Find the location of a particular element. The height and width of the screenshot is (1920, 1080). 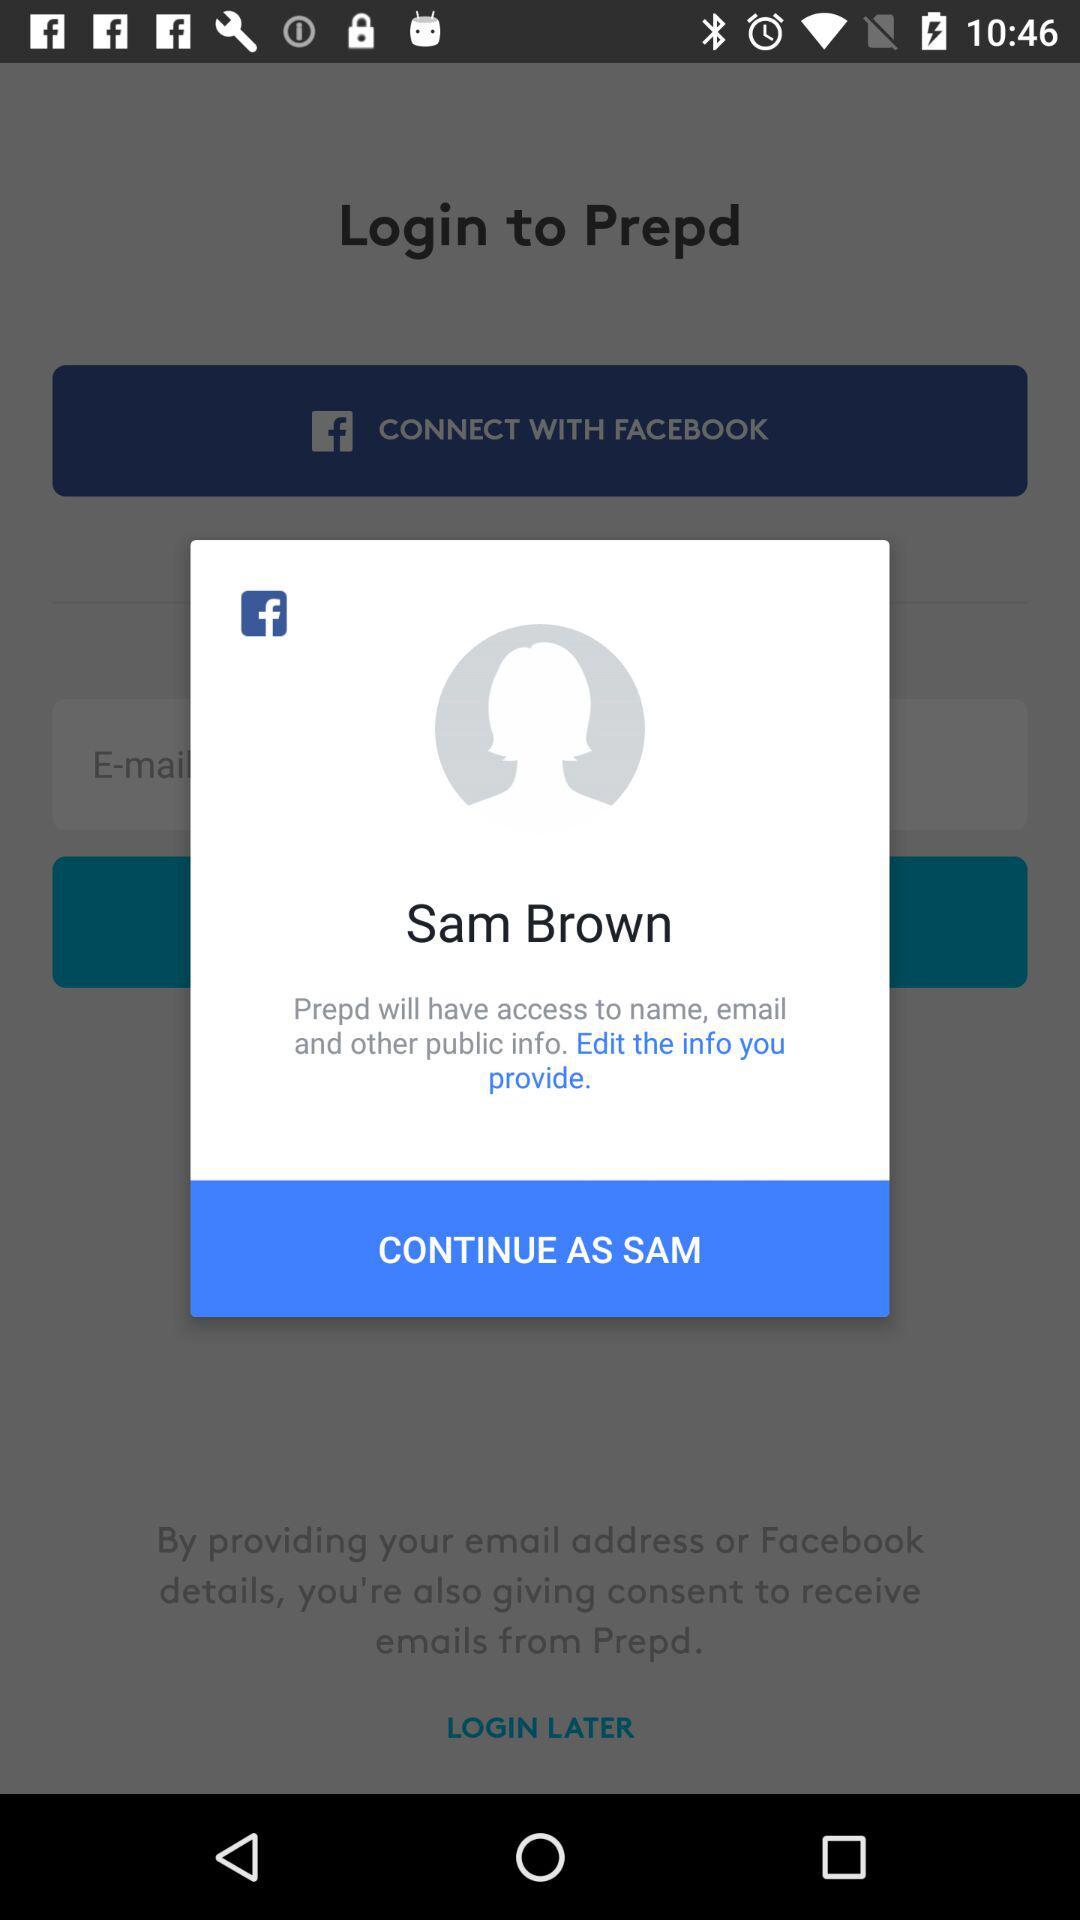

icon below the prepd will have item is located at coordinates (540, 1247).